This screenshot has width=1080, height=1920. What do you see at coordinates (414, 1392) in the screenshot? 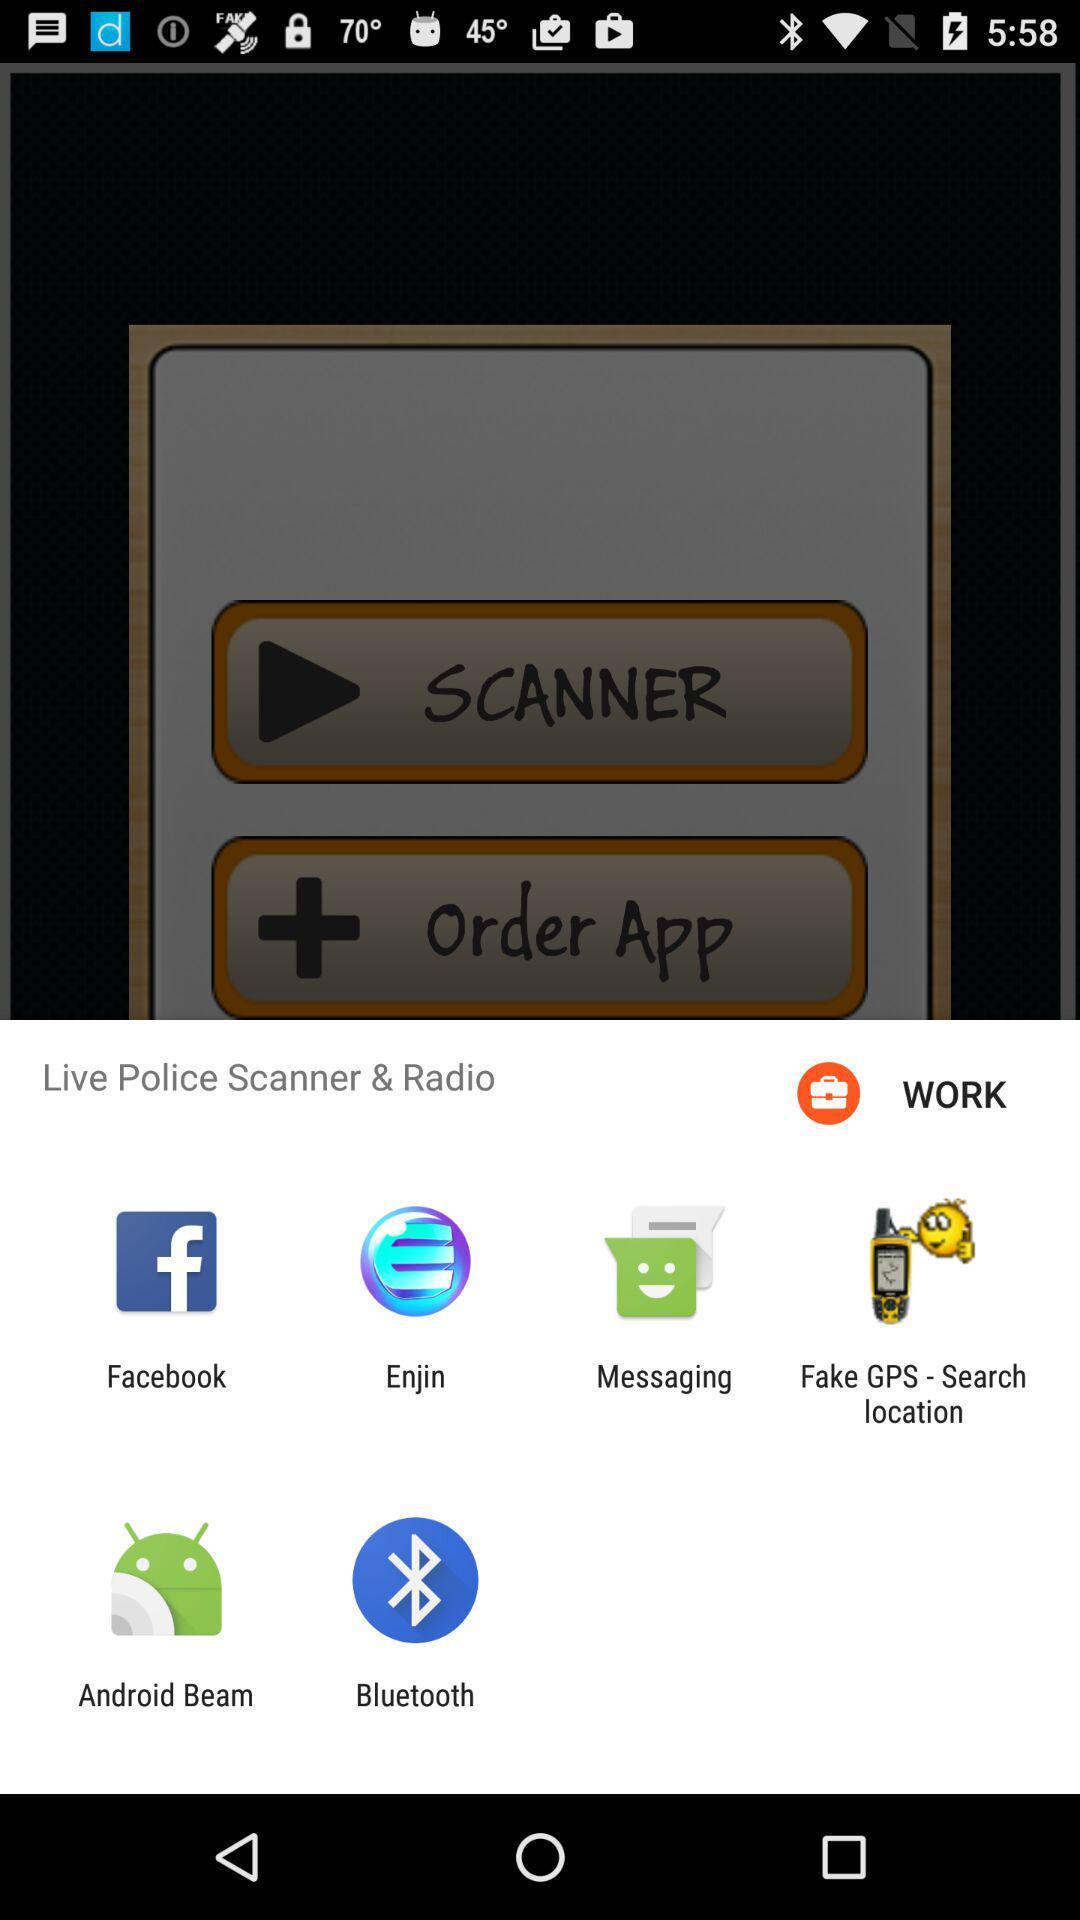
I see `the icon to the left of messaging item` at bounding box center [414, 1392].